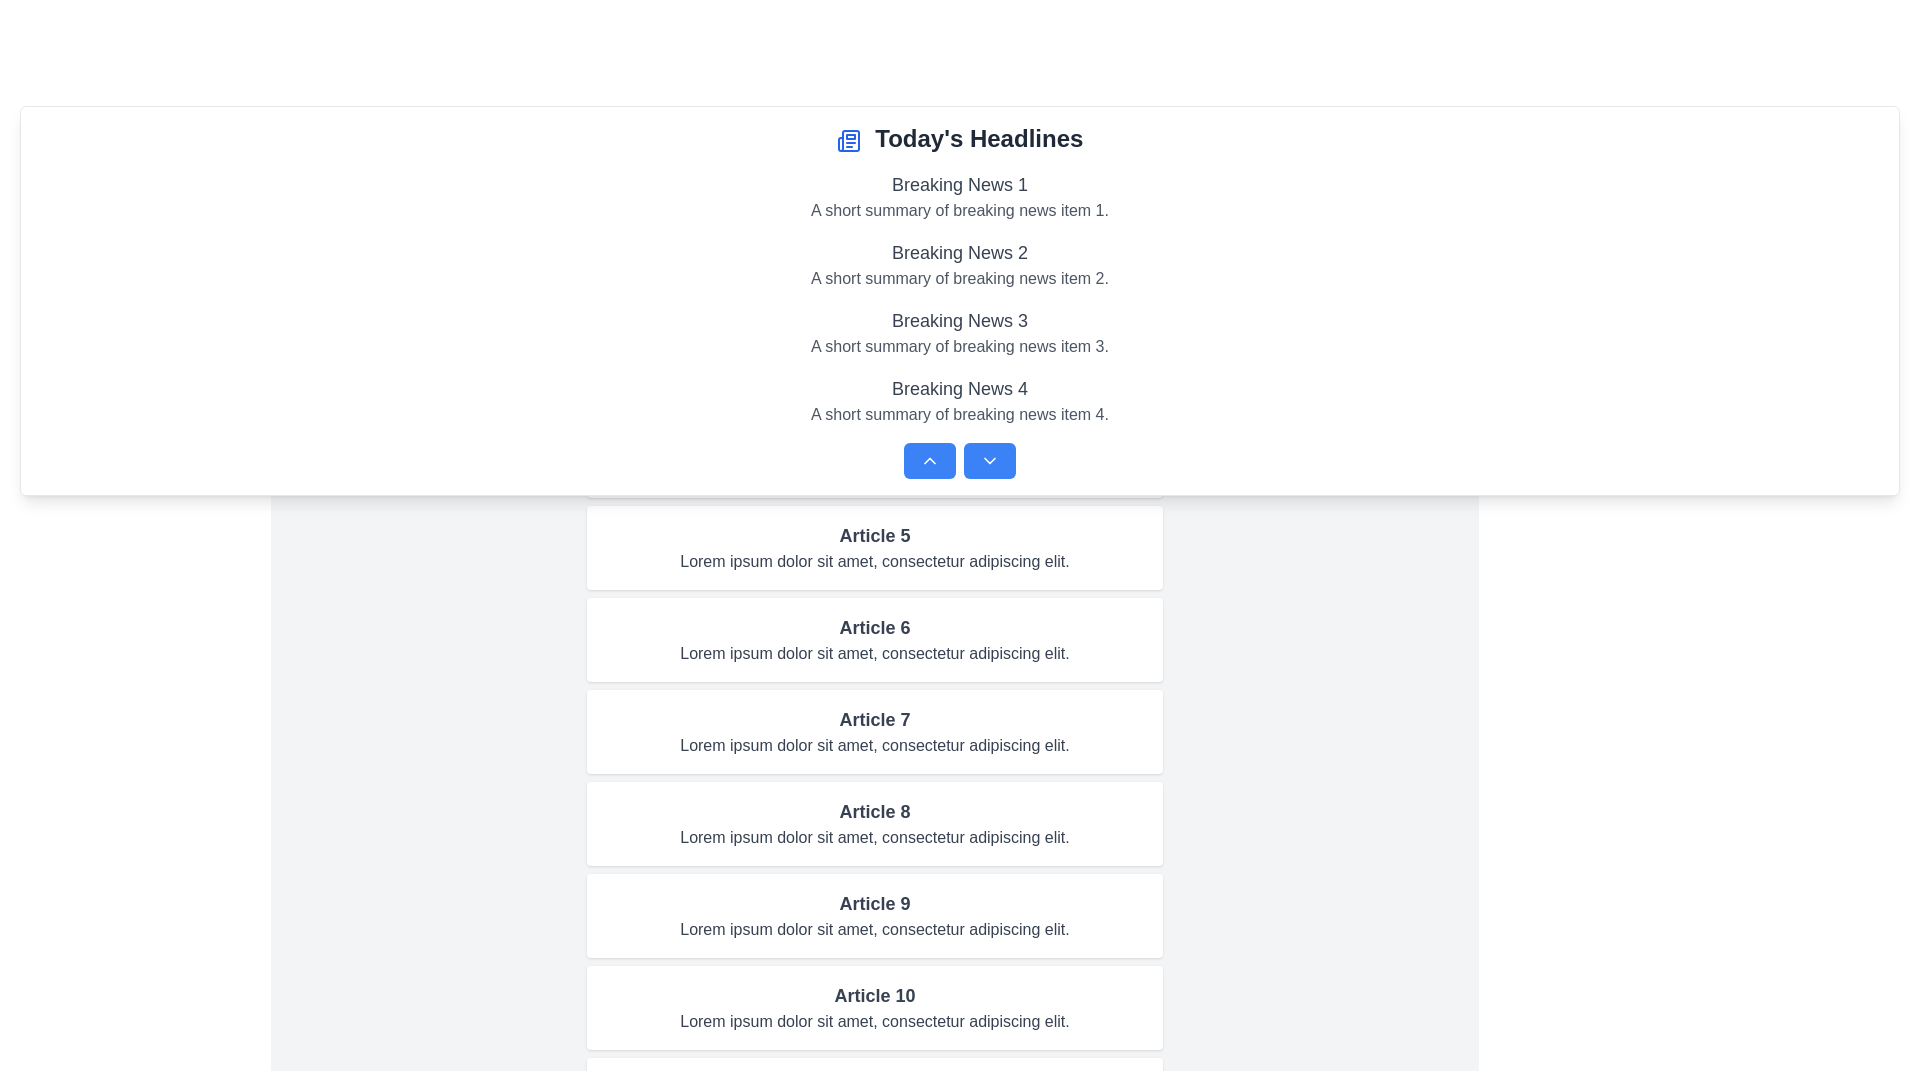 This screenshot has width=1920, height=1080. What do you see at coordinates (960, 389) in the screenshot?
I see `the text header for the fourth news item` at bounding box center [960, 389].